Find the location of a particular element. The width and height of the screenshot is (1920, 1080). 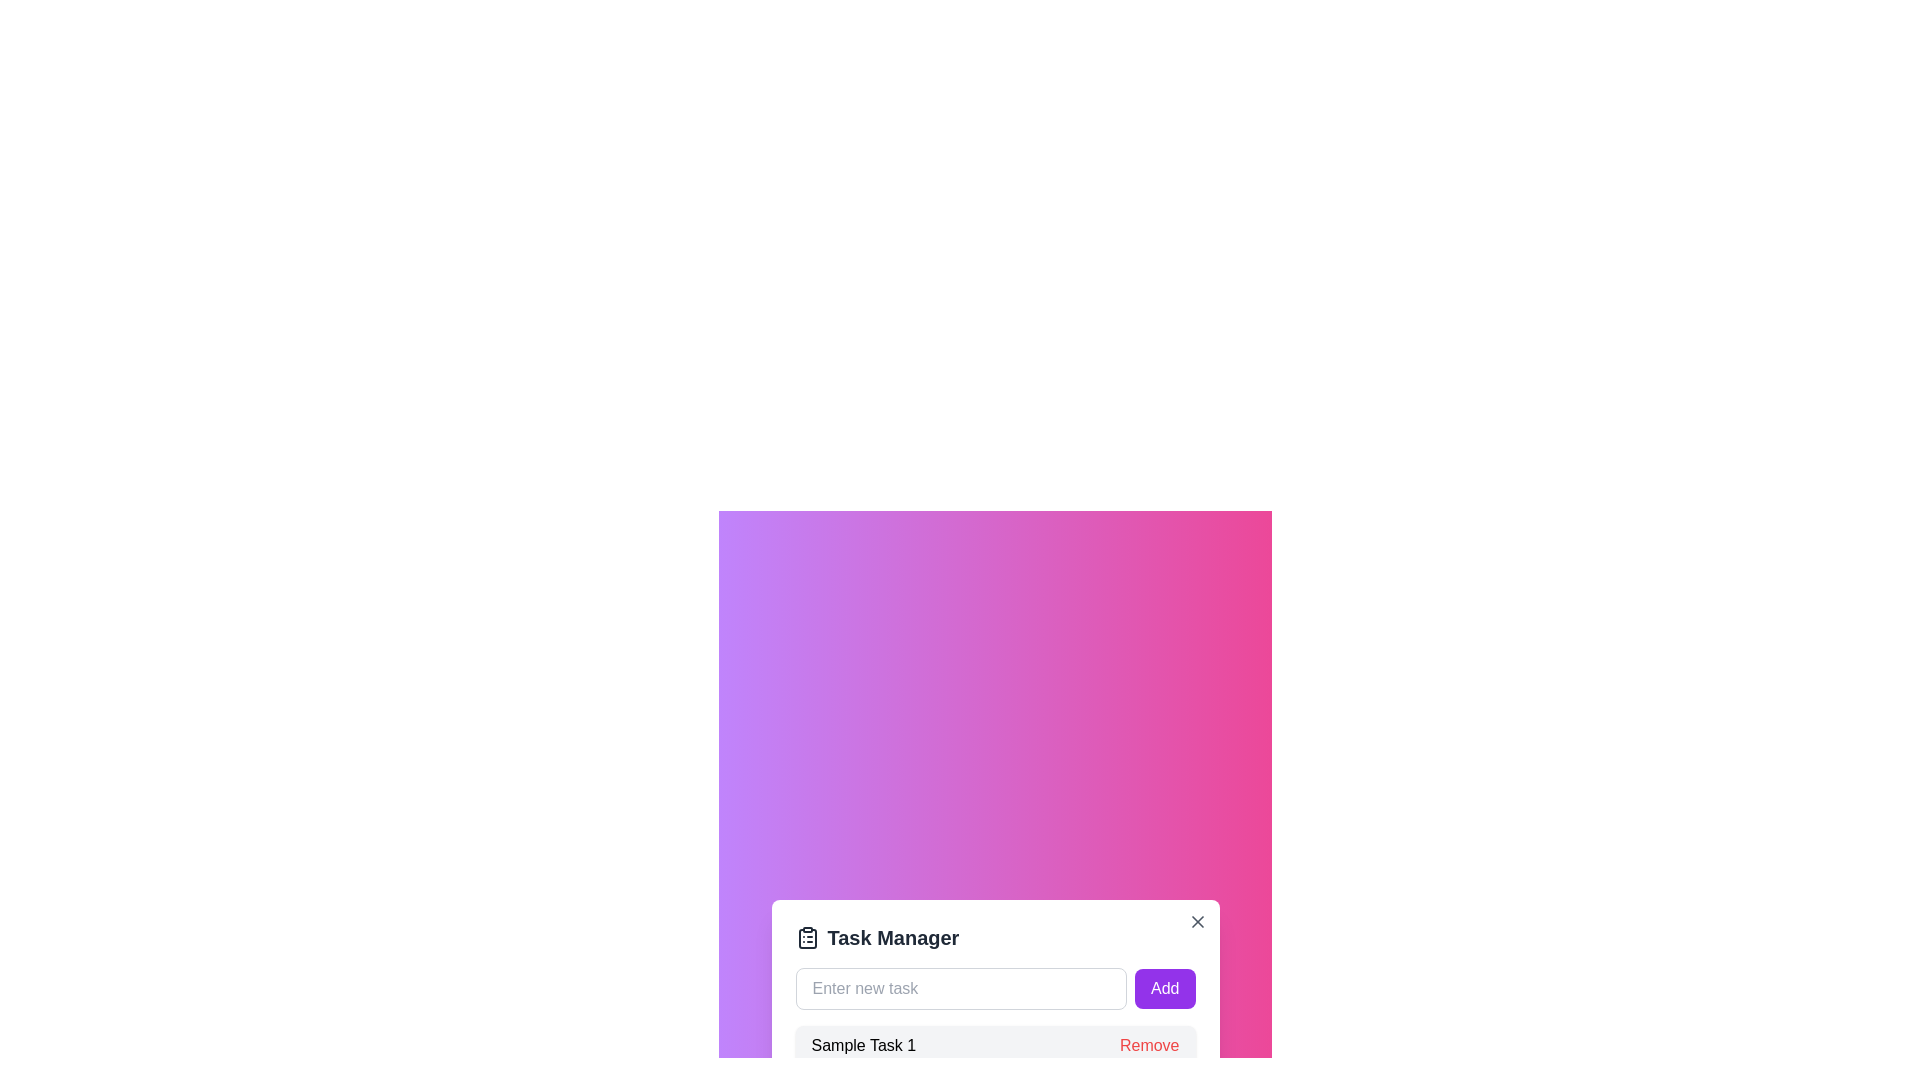

the close Icon button located in the top-right corner of the 'Task Manager' modal to change its color is located at coordinates (1197, 921).